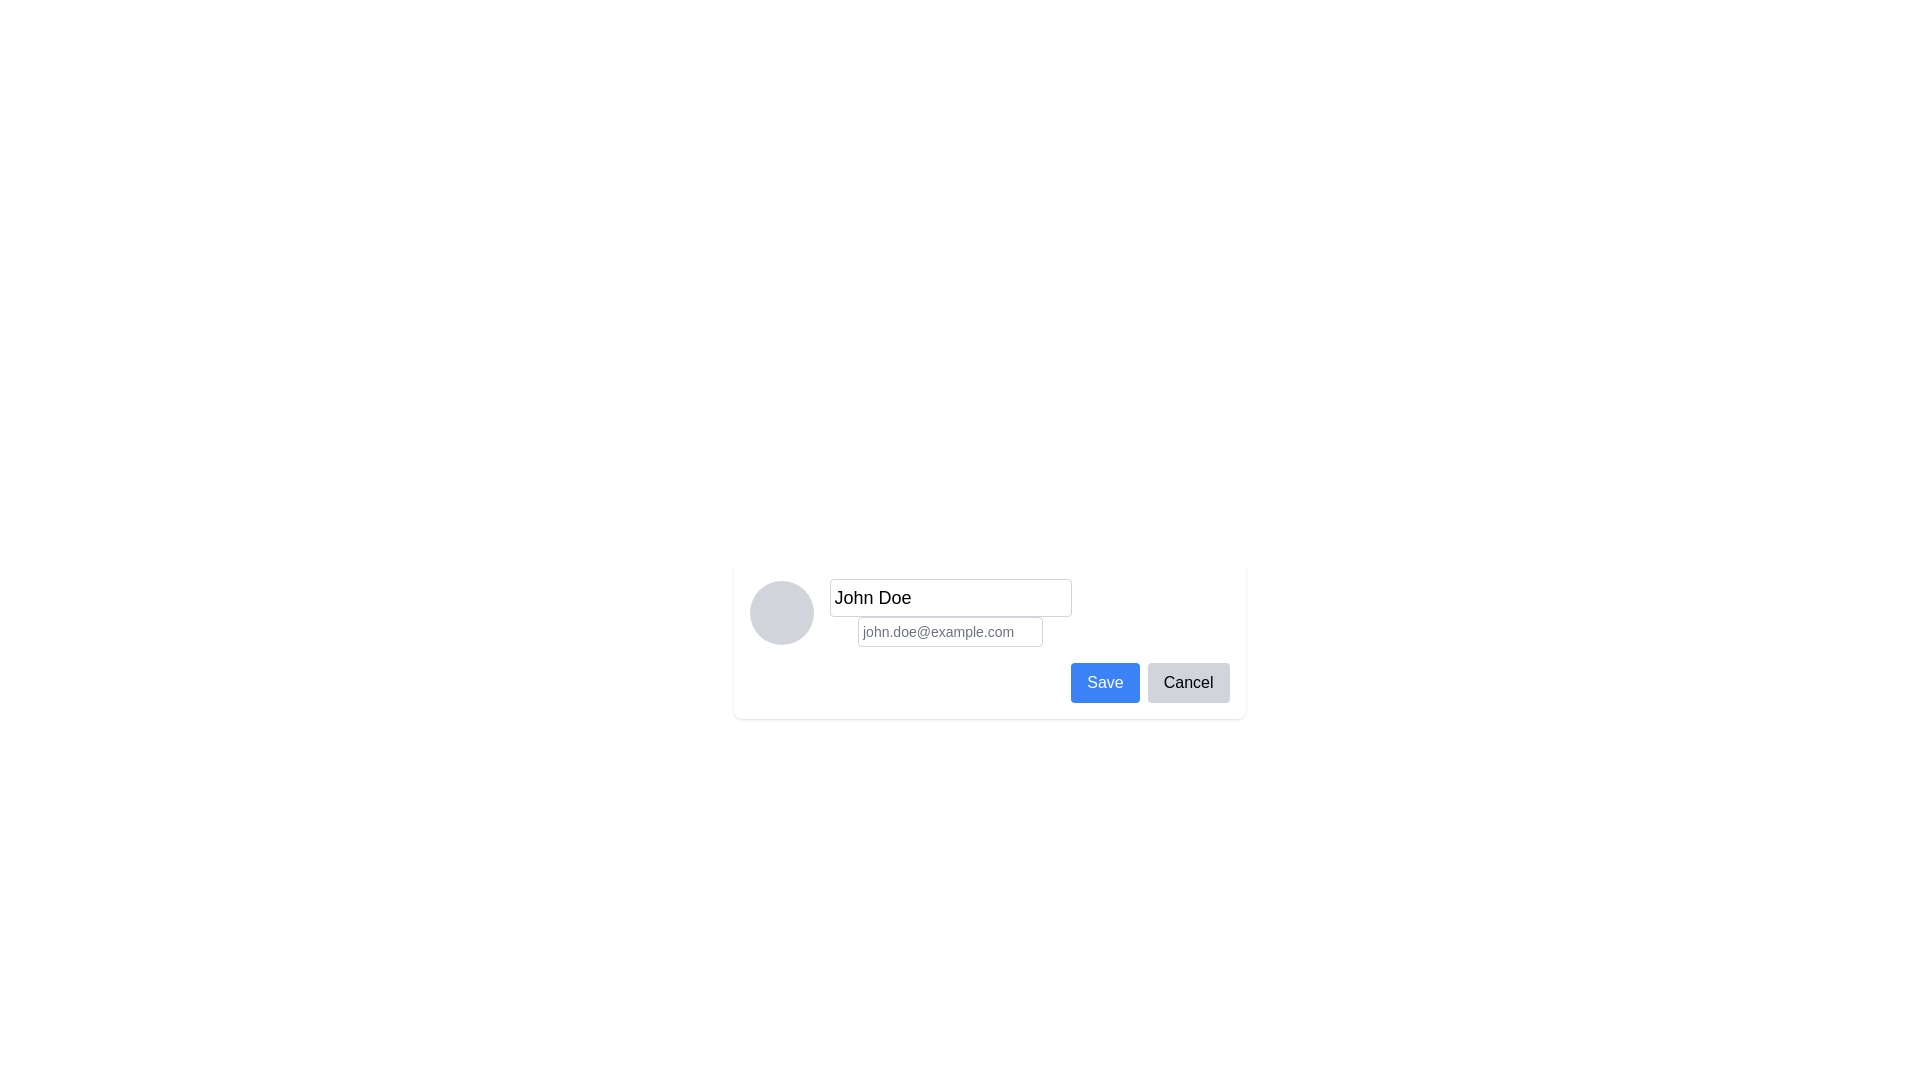  Describe the element at coordinates (1104, 681) in the screenshot. I see `the 'Save' button, which is a blue rectangular button with white text, located at the bottom-right of the form interface, to observe the hover styling effect` at that location.